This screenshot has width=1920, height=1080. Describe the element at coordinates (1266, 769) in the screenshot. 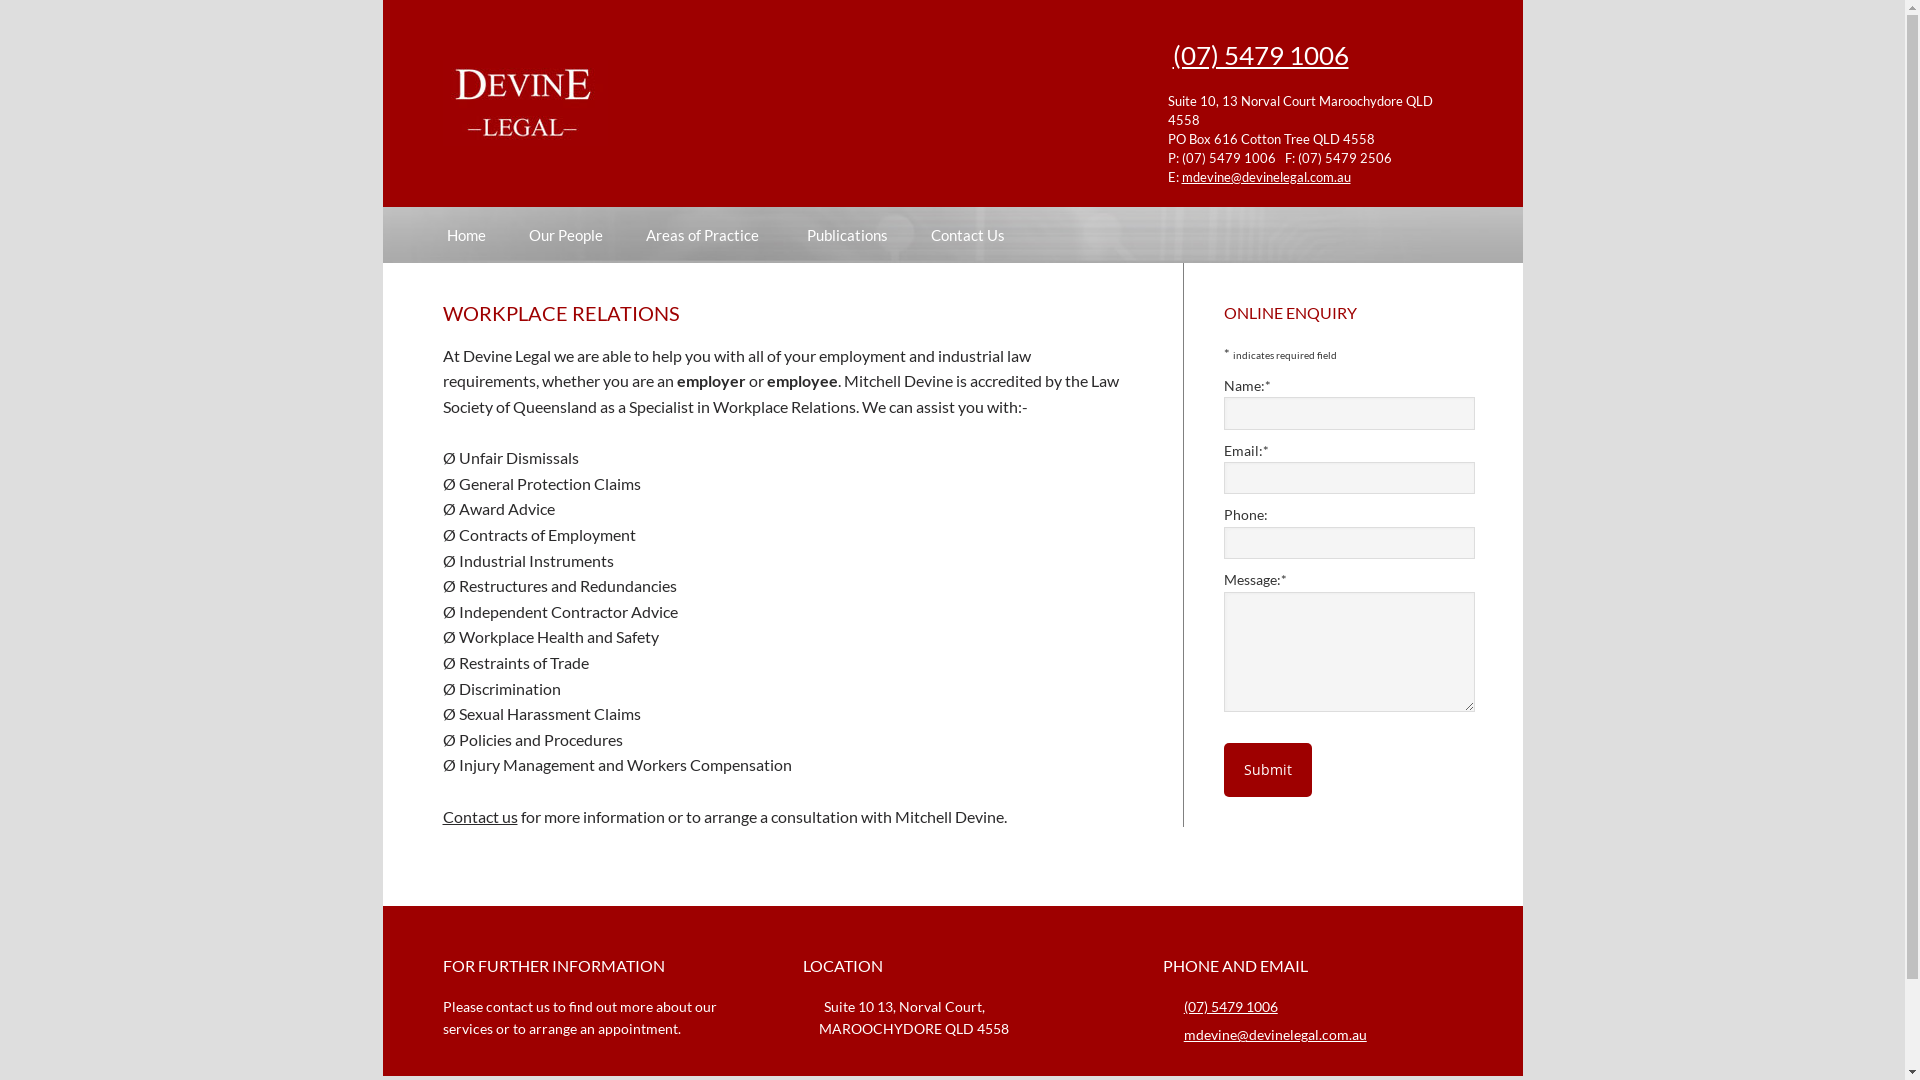

I see `'Submit'` at that location.